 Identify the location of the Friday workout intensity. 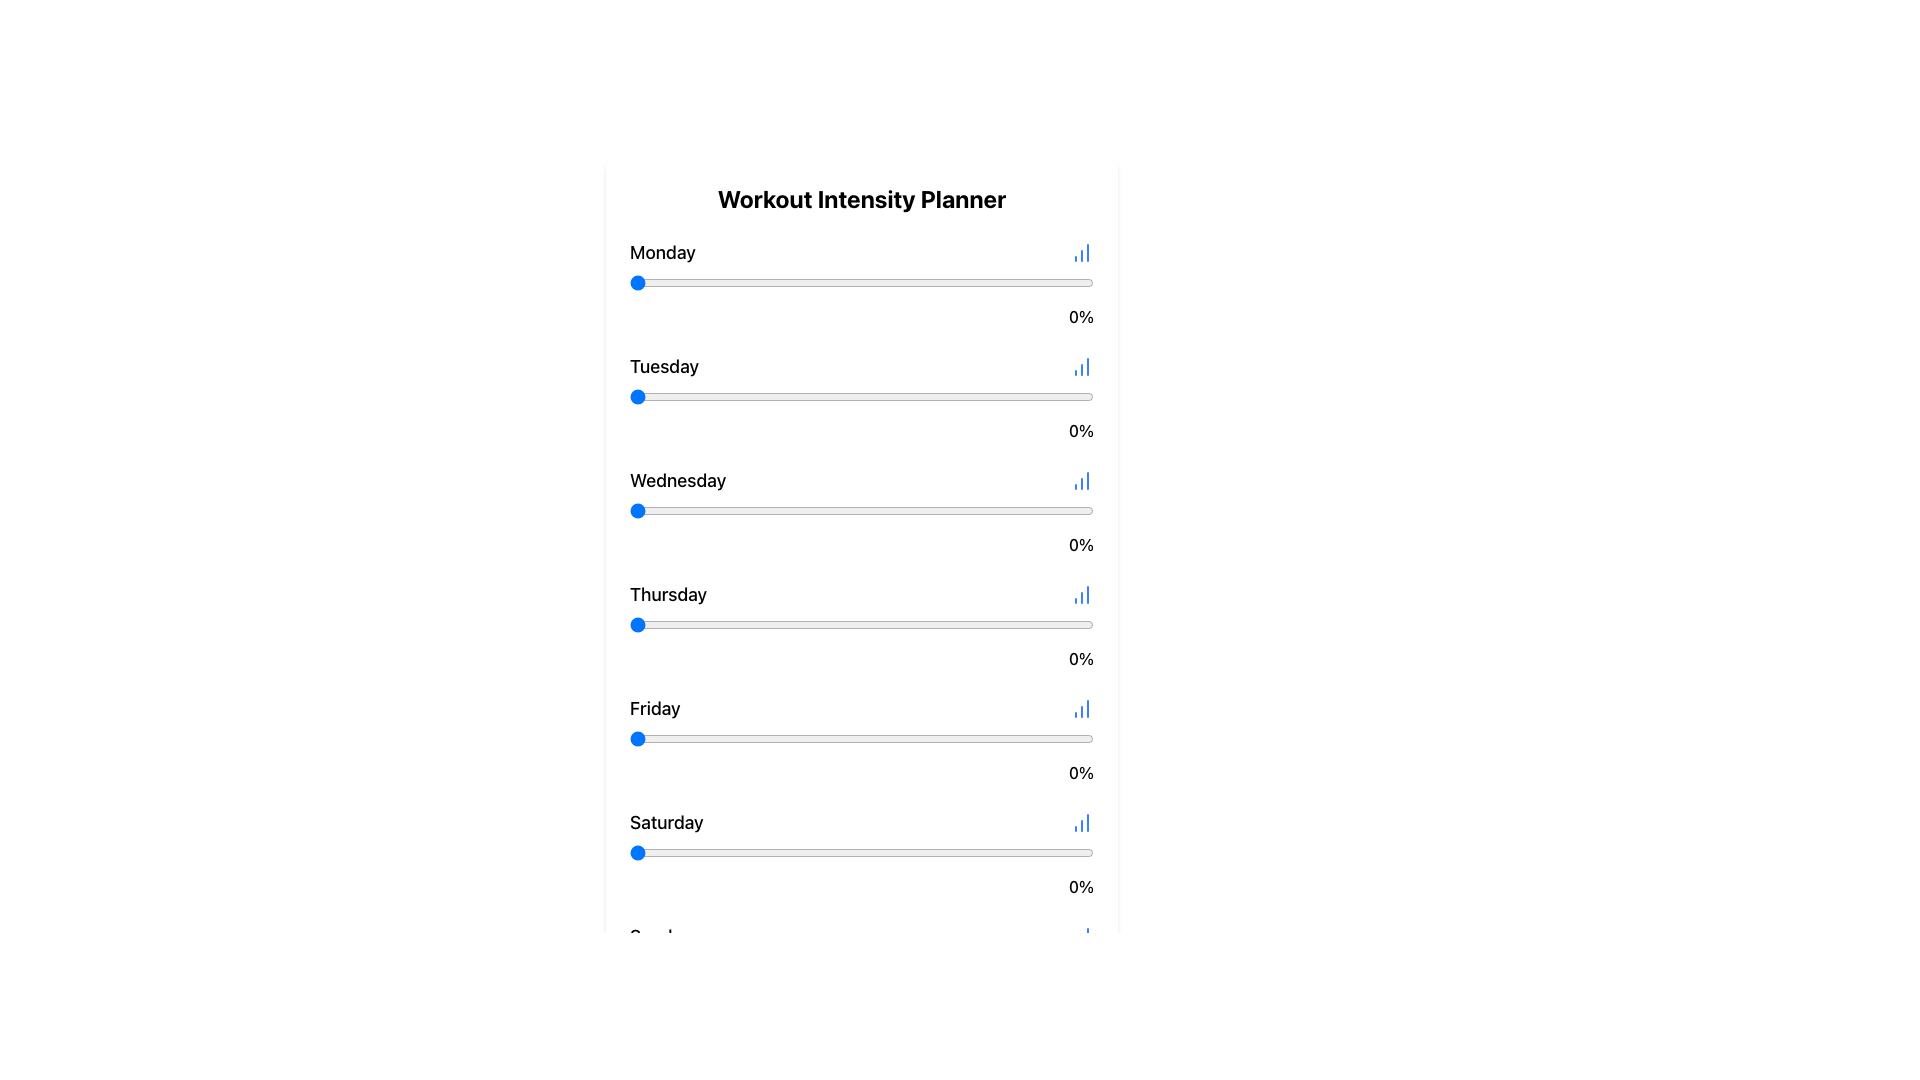
(935, 739).